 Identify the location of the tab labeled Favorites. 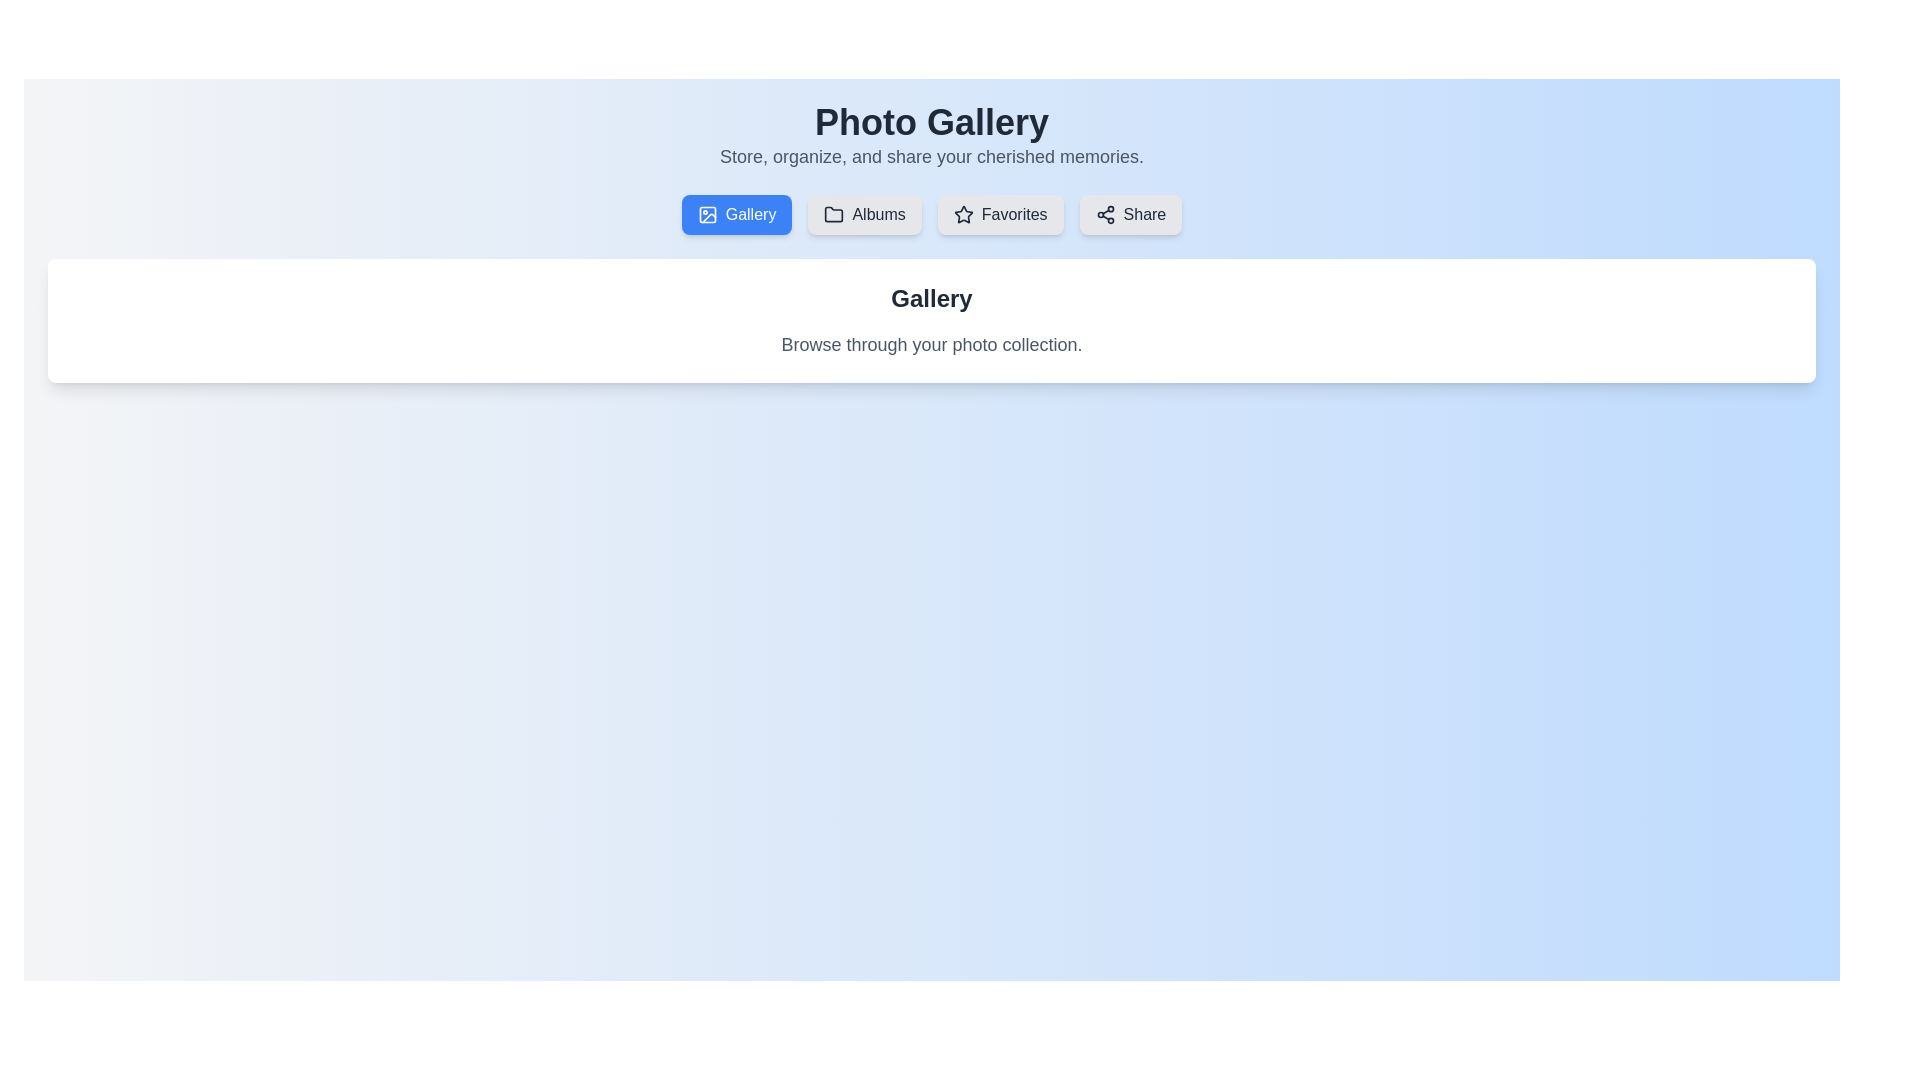
(999, 215).